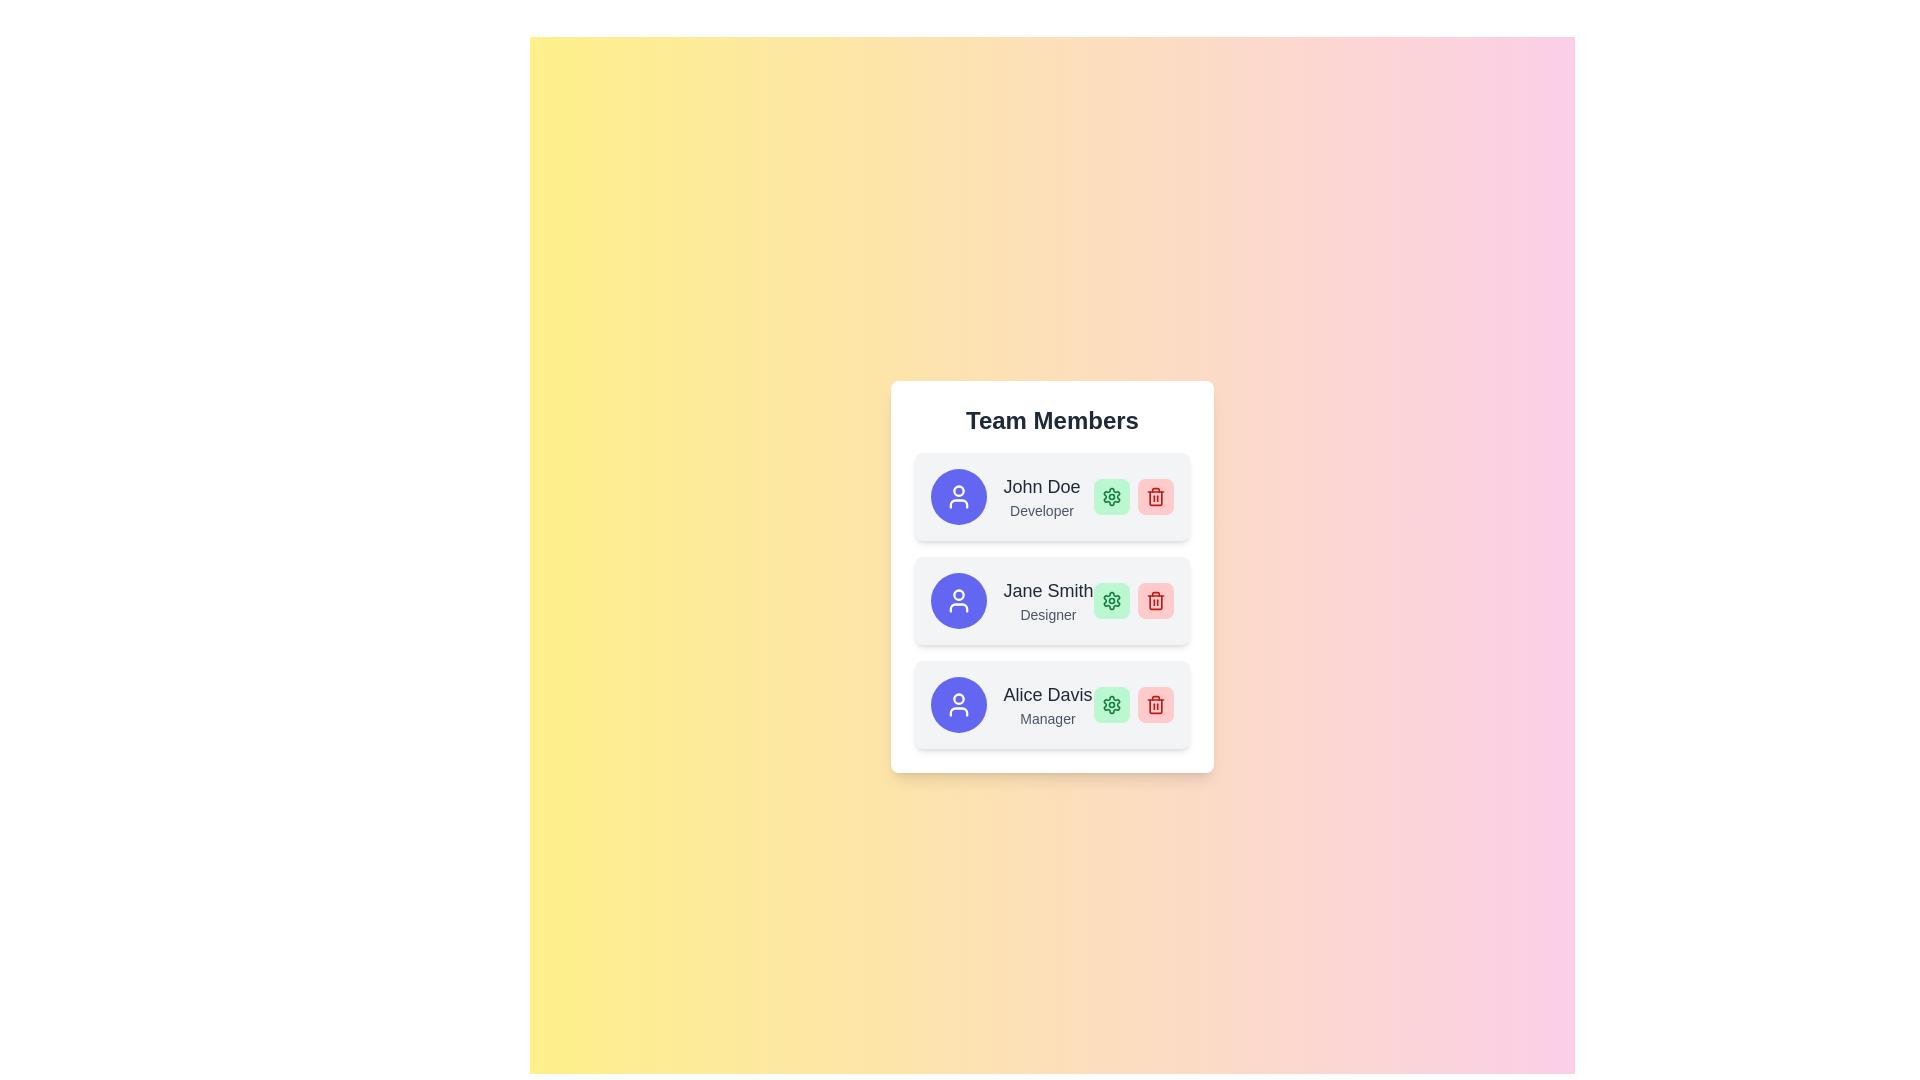  Describe the element at coordinates (1046, 717) in the screenshot. I see `'Manager' text label located below the name 'Alice Davis' in the user information card for team member Alice Davis to understand the role` at that location.